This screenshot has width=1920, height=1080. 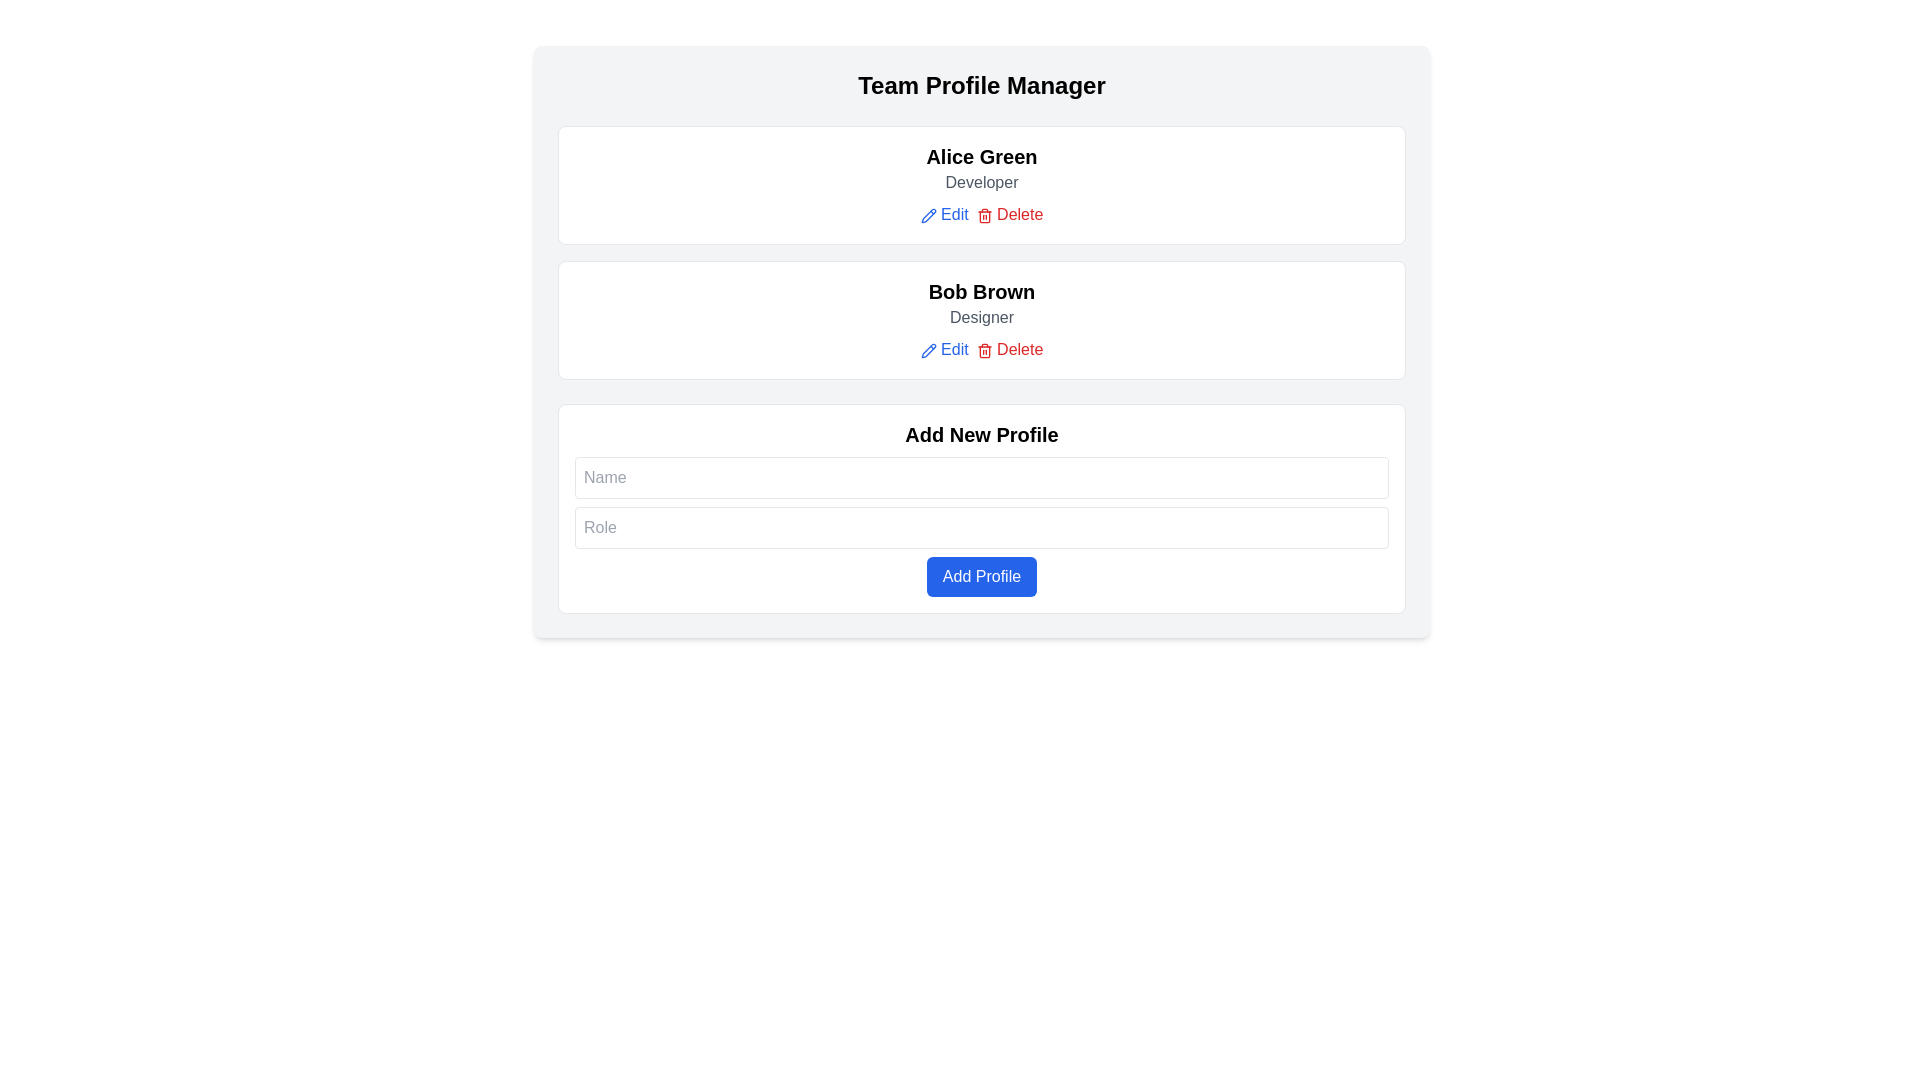 What do you see at coordinates (982, 315) in the screenshot?
I see `the Text label that provides descriptive information about the role or title of the person associated with the name 'Bob Brown' in the centered profile card` at bounding box center [982, 315].